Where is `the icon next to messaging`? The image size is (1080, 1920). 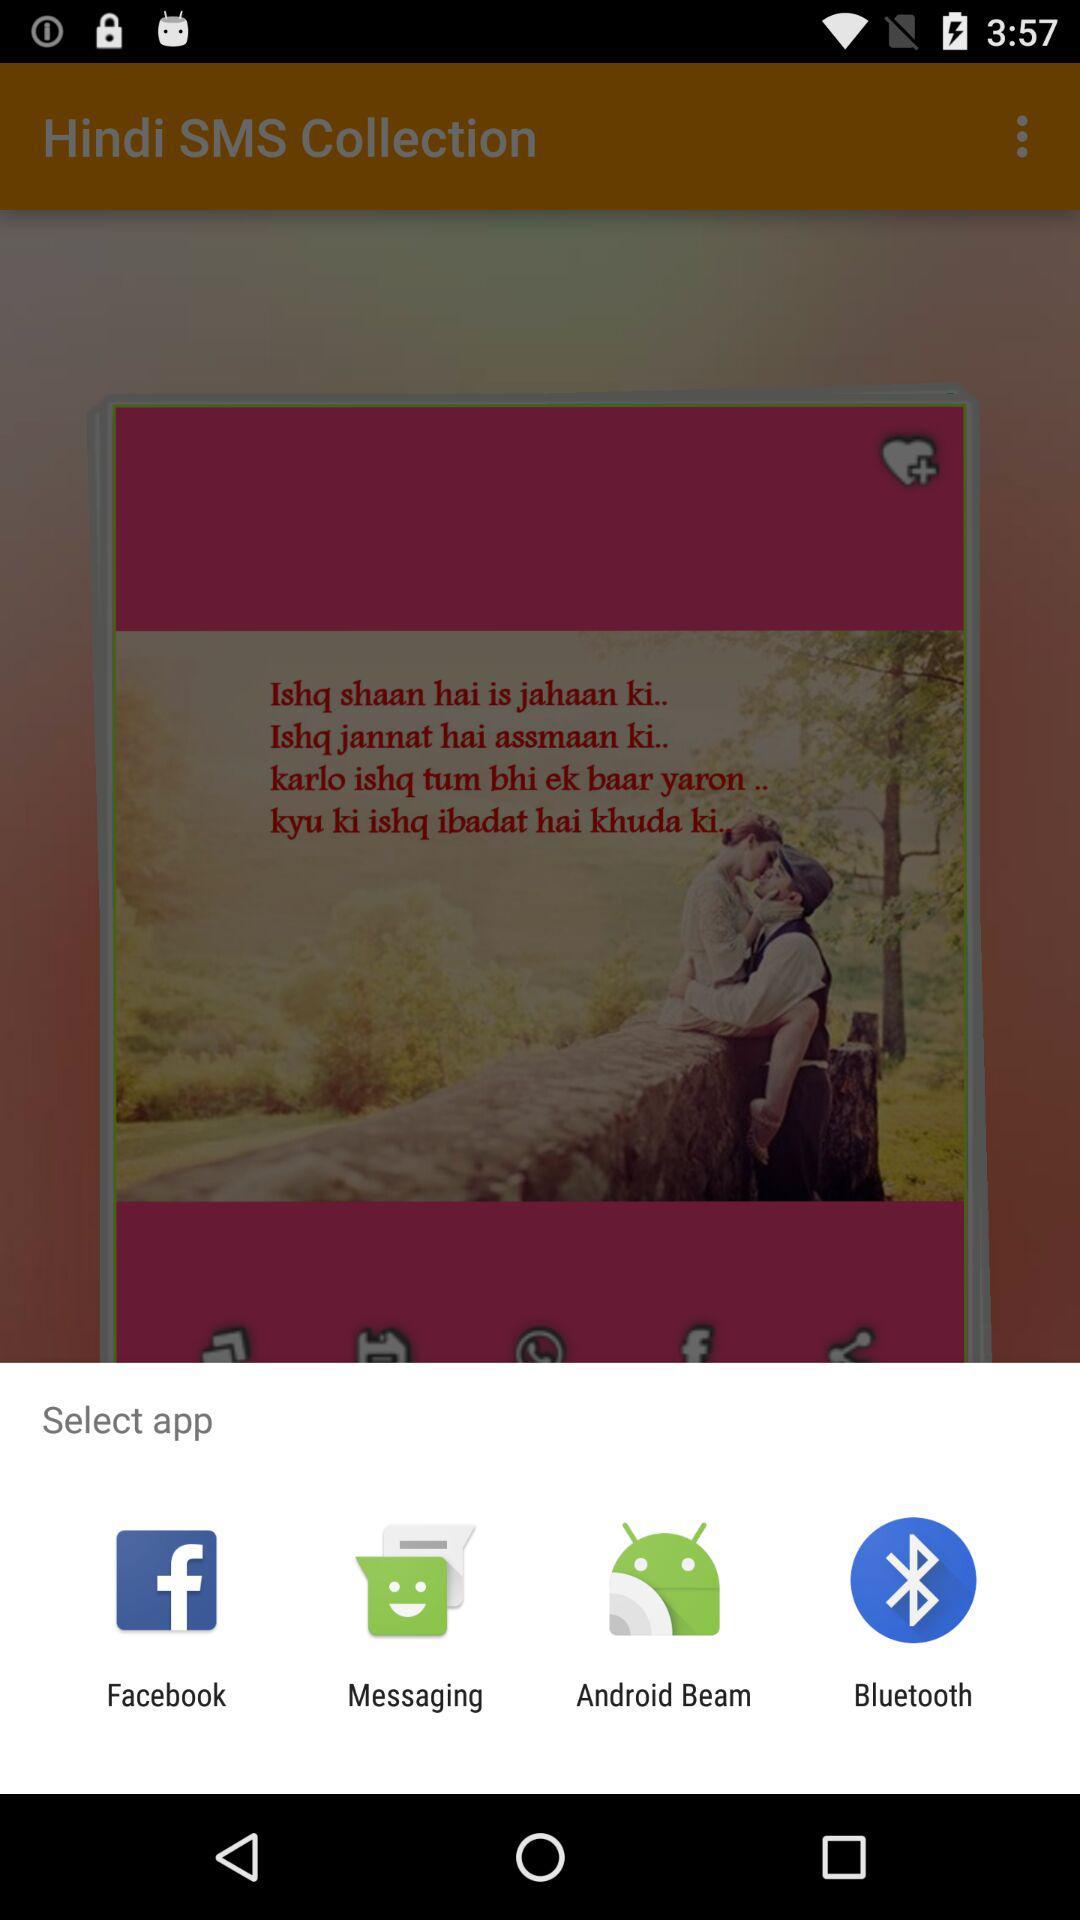 the icon next to messaging is located at coordinates (165, 1711).